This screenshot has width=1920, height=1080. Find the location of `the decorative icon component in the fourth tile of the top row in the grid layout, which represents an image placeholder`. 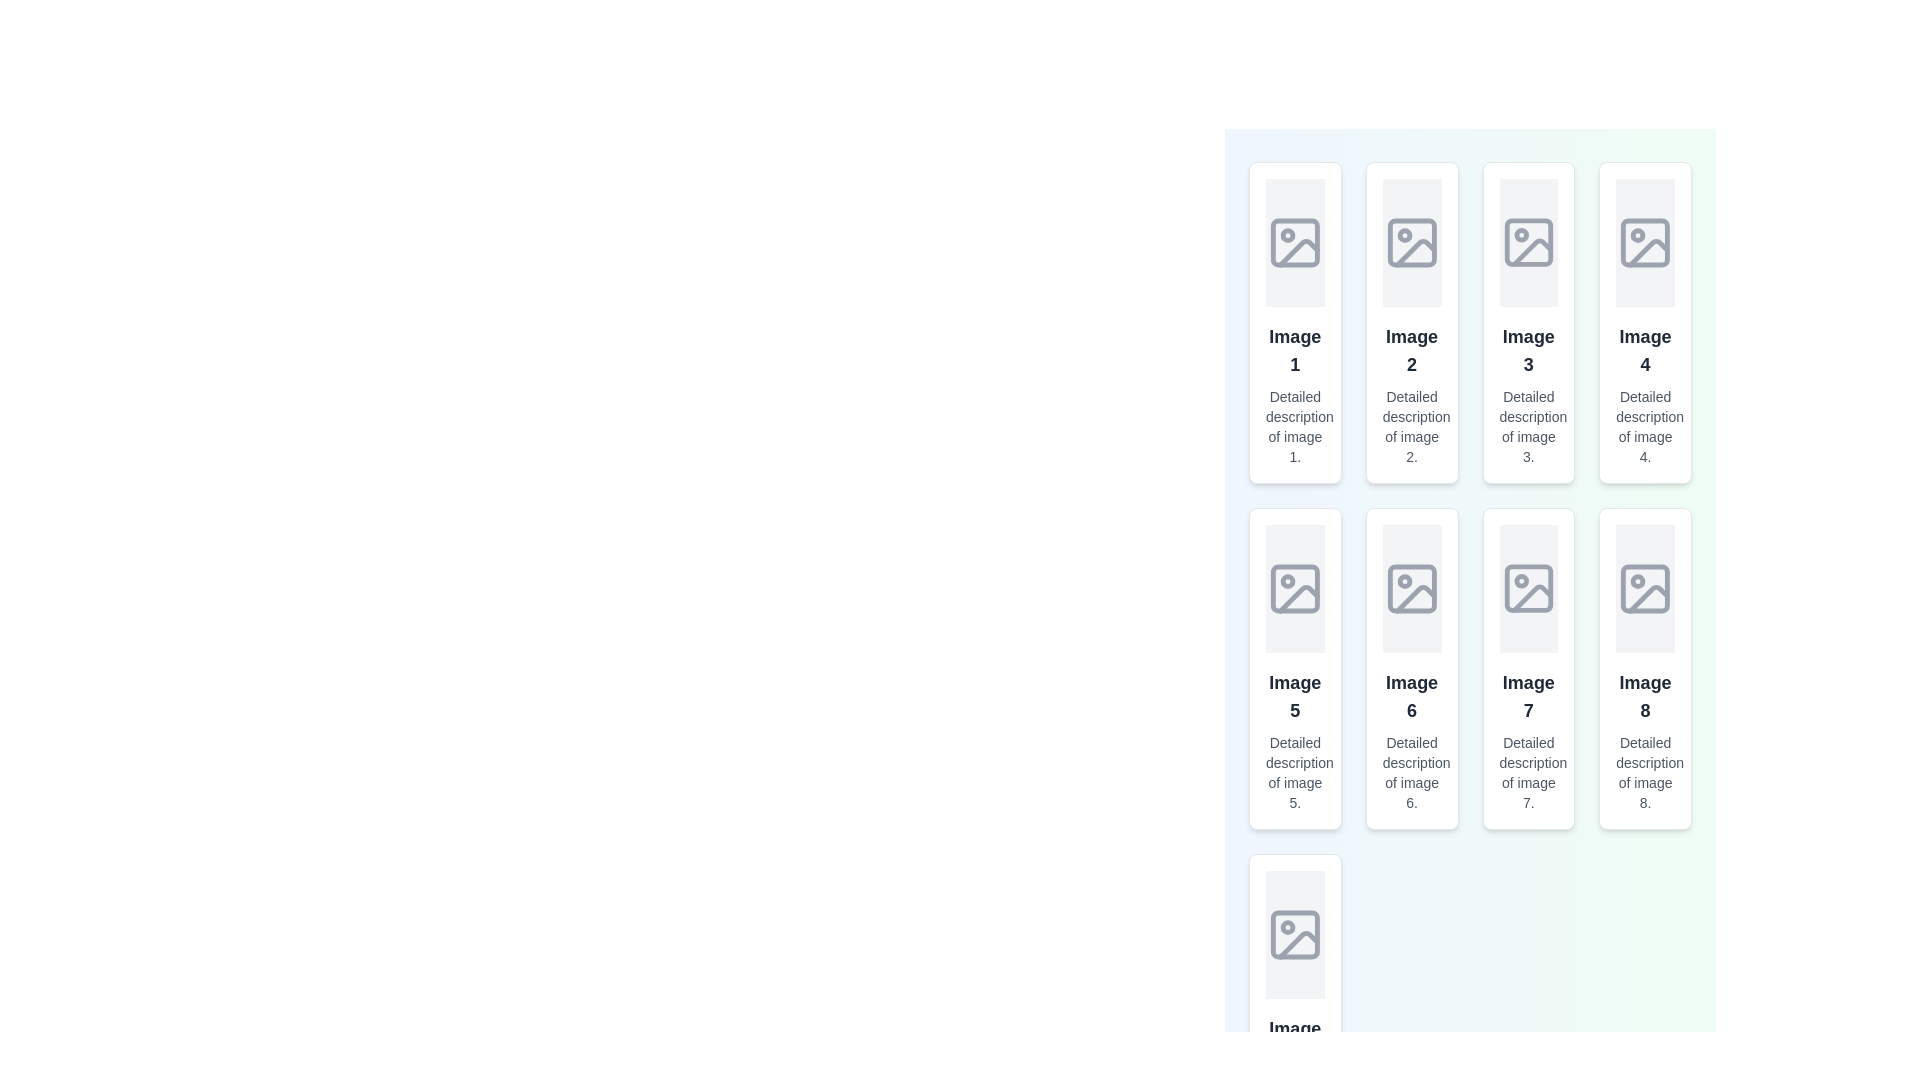

the decorative icon component in the fourth tile of the top row in the grid layout, which represents an image placeholder is located at coordinates (1649, 252).